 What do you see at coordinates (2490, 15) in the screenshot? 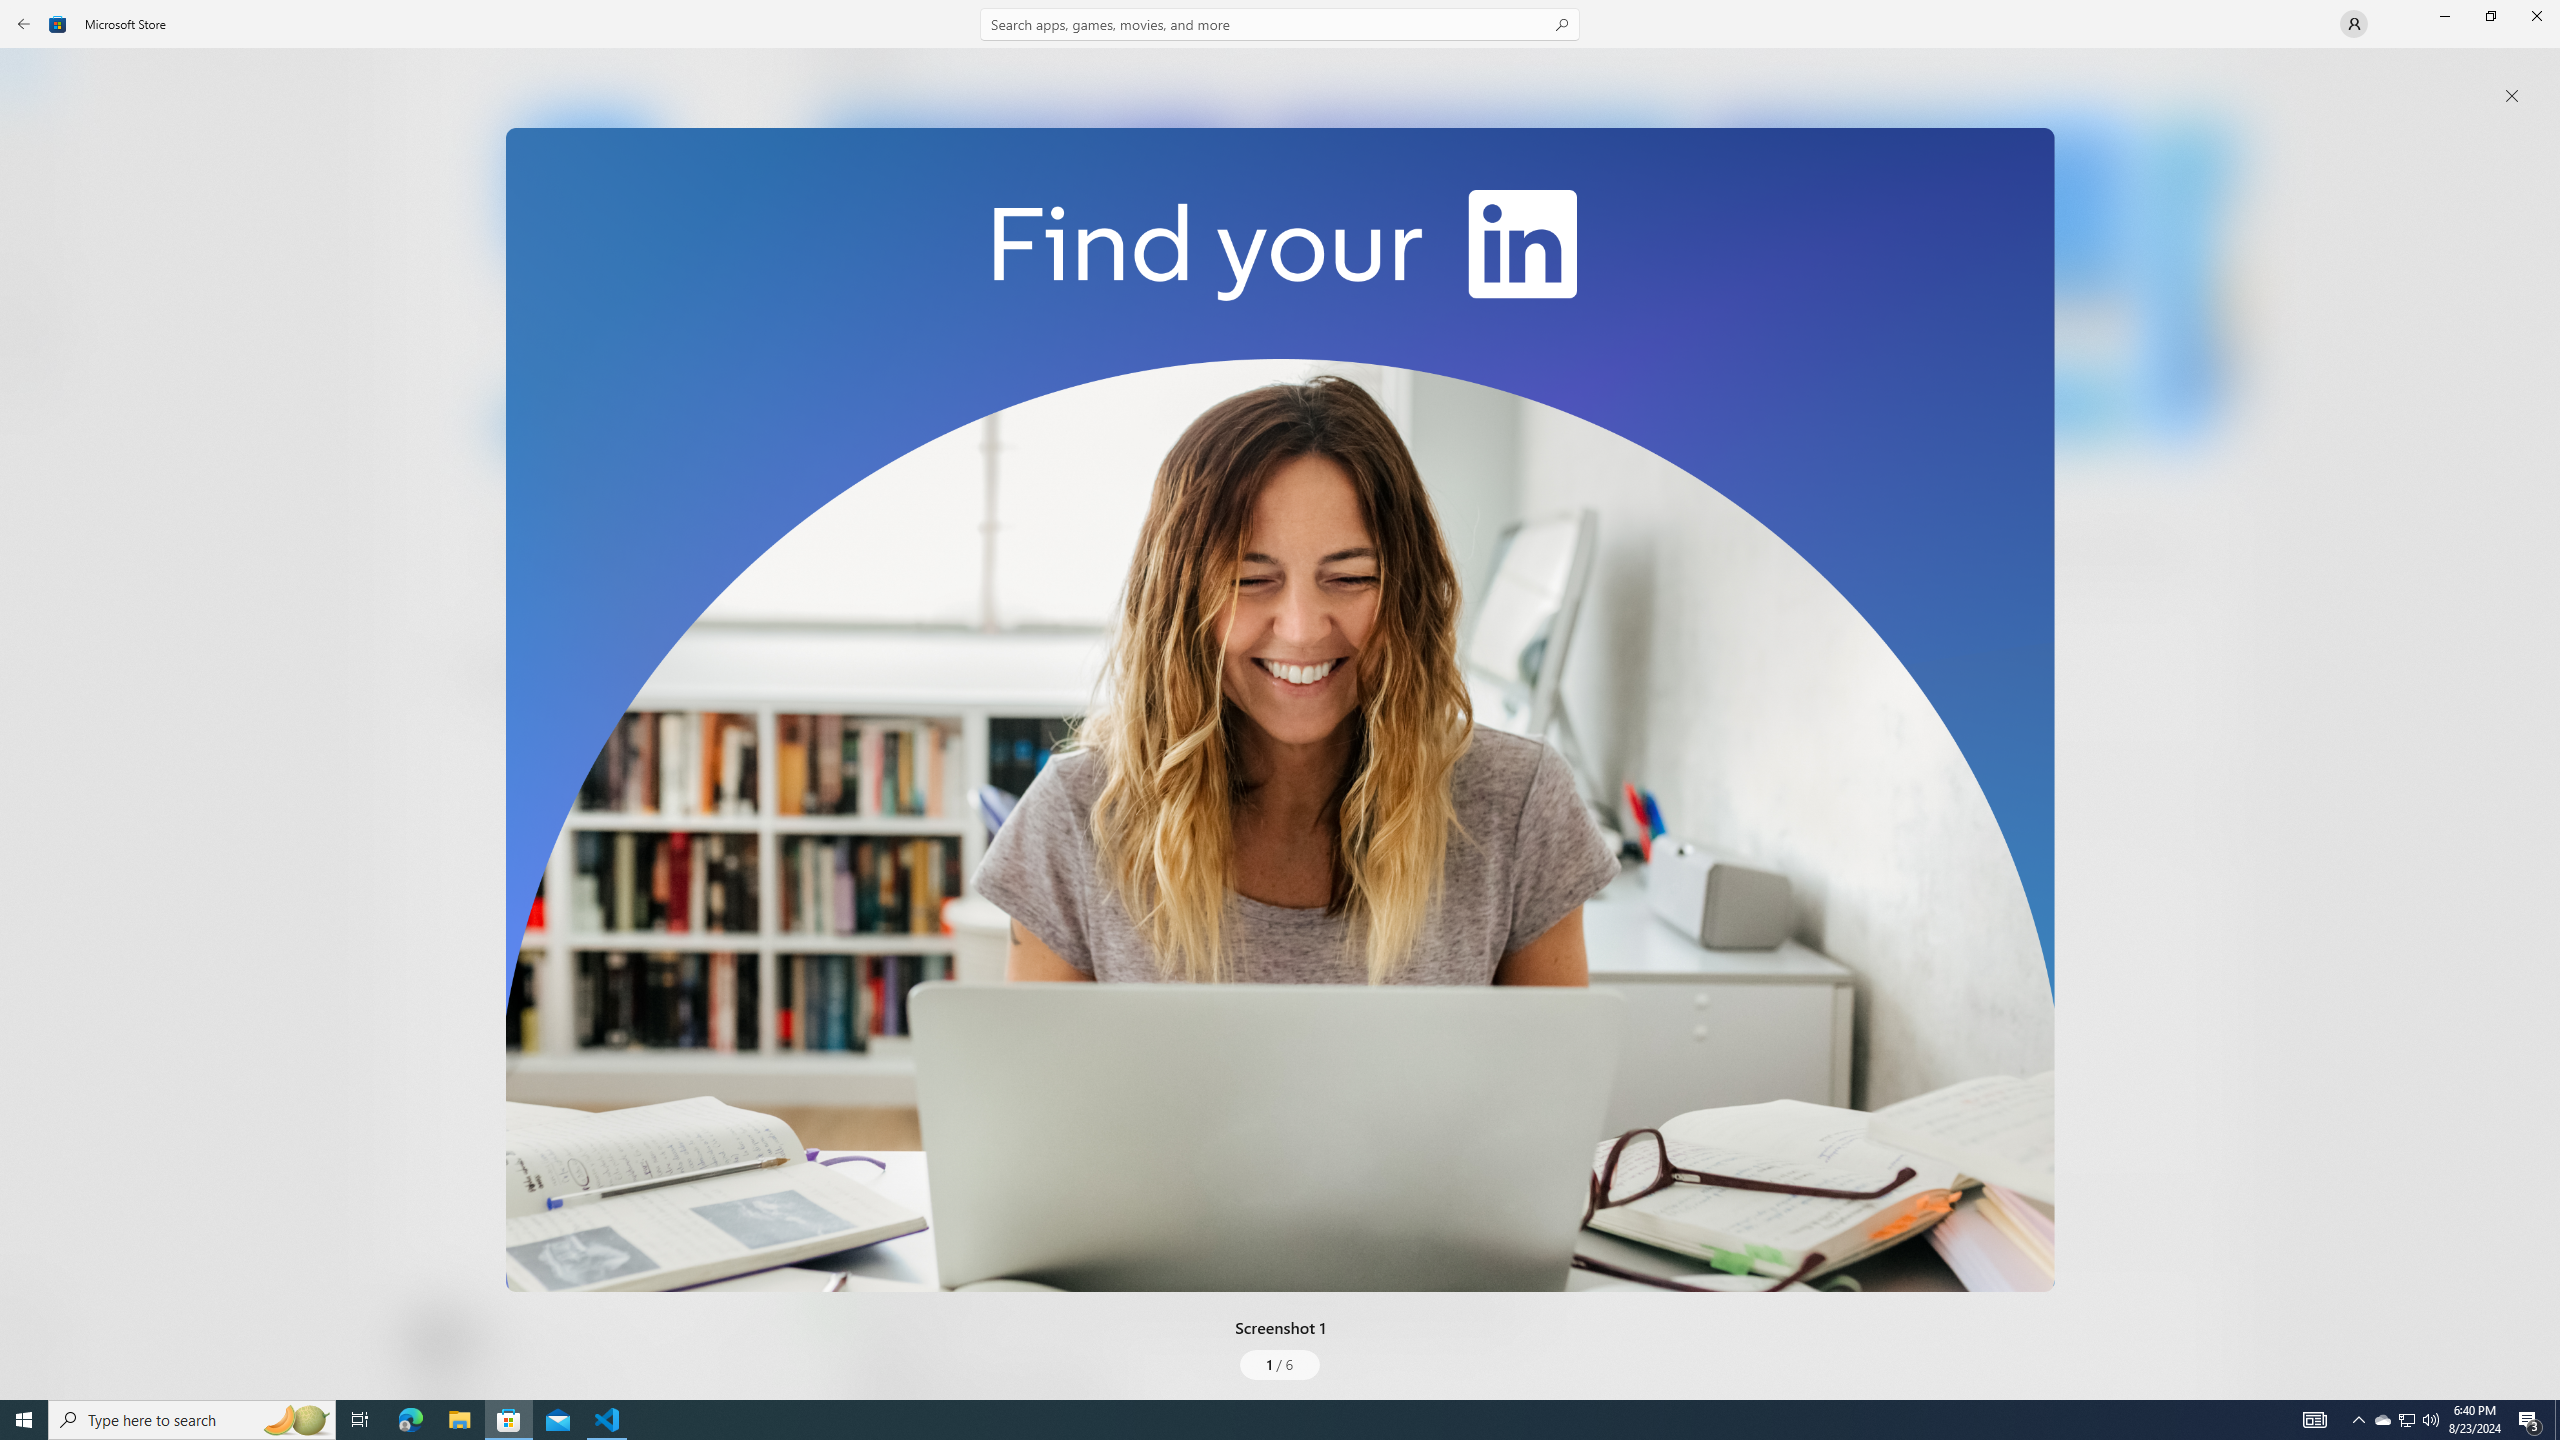
I see `'Restore Microsoft Store'` at bounding box center [2490, 15].